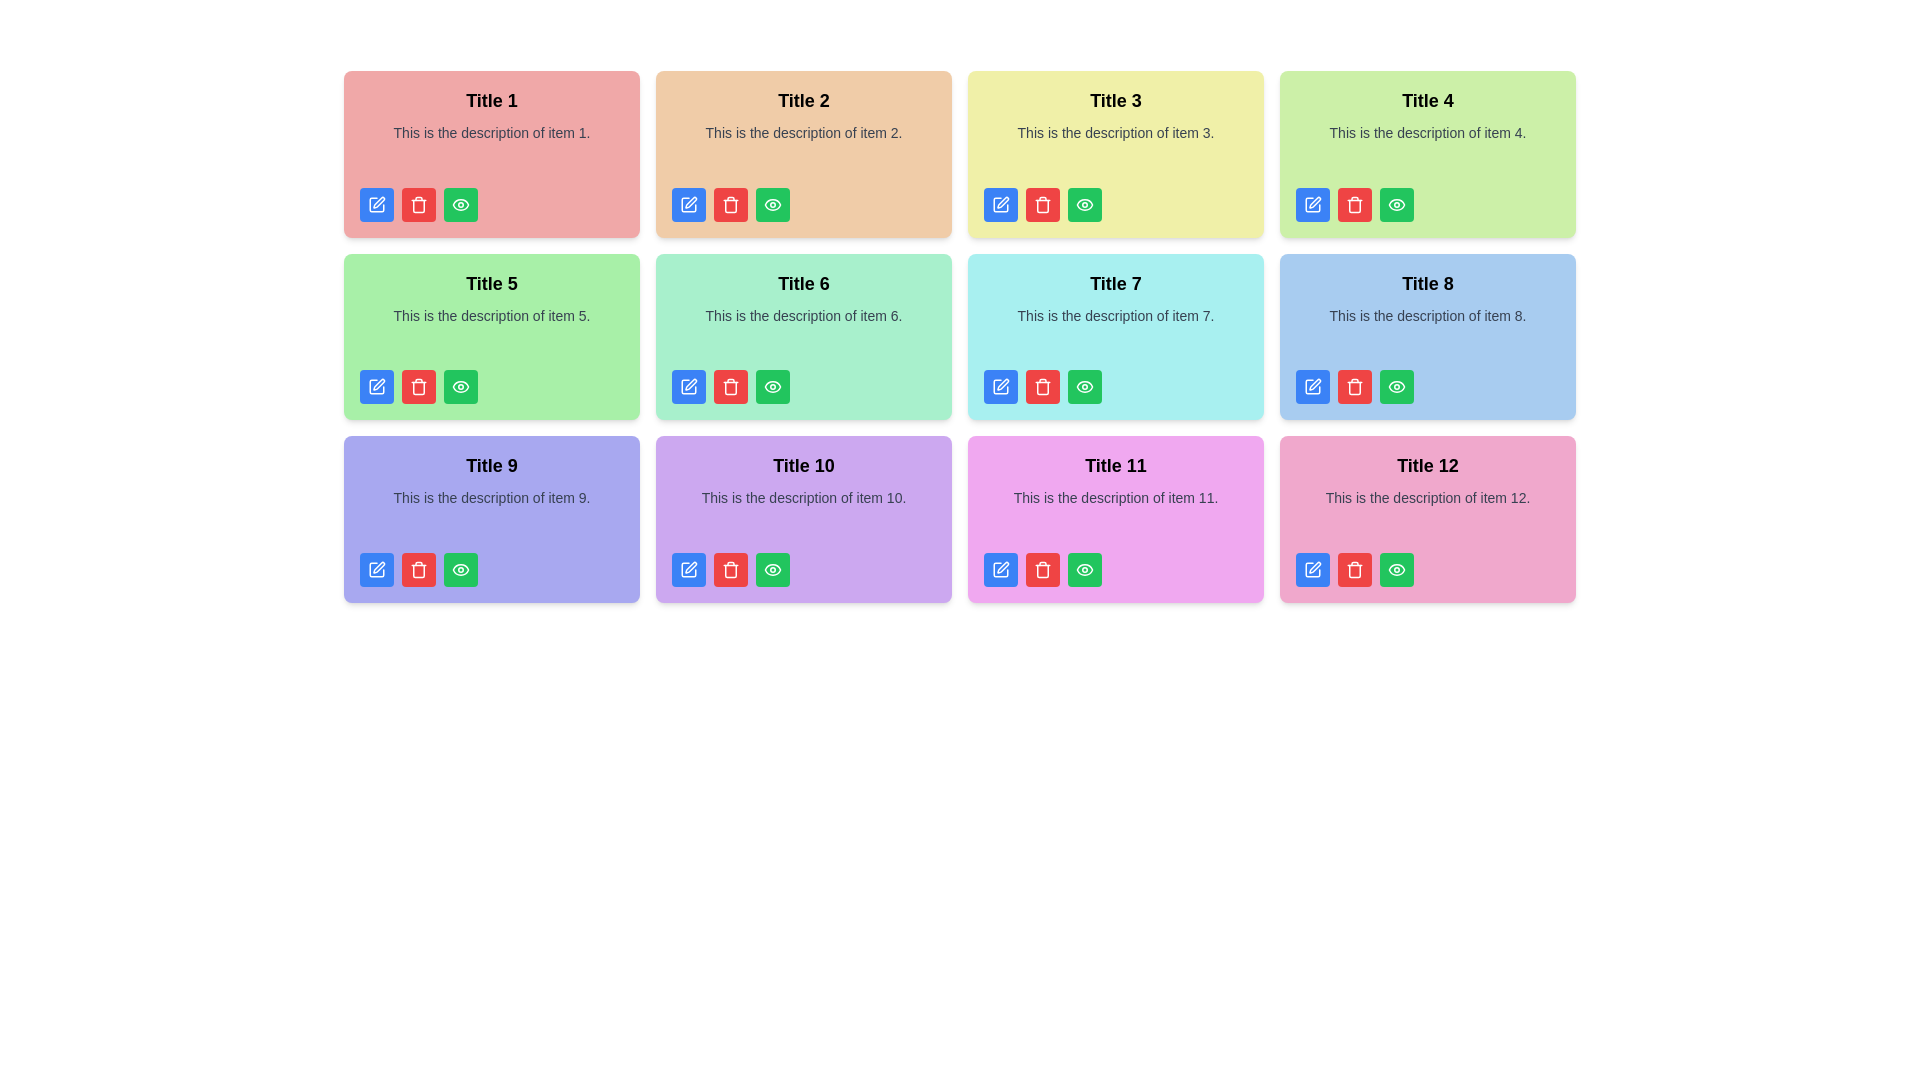  I want to click on the action bar containing interactive buttons located below the description of 'Title 12', which is the third action bar in the fourth row of the grid layout, so click(1427, 569).